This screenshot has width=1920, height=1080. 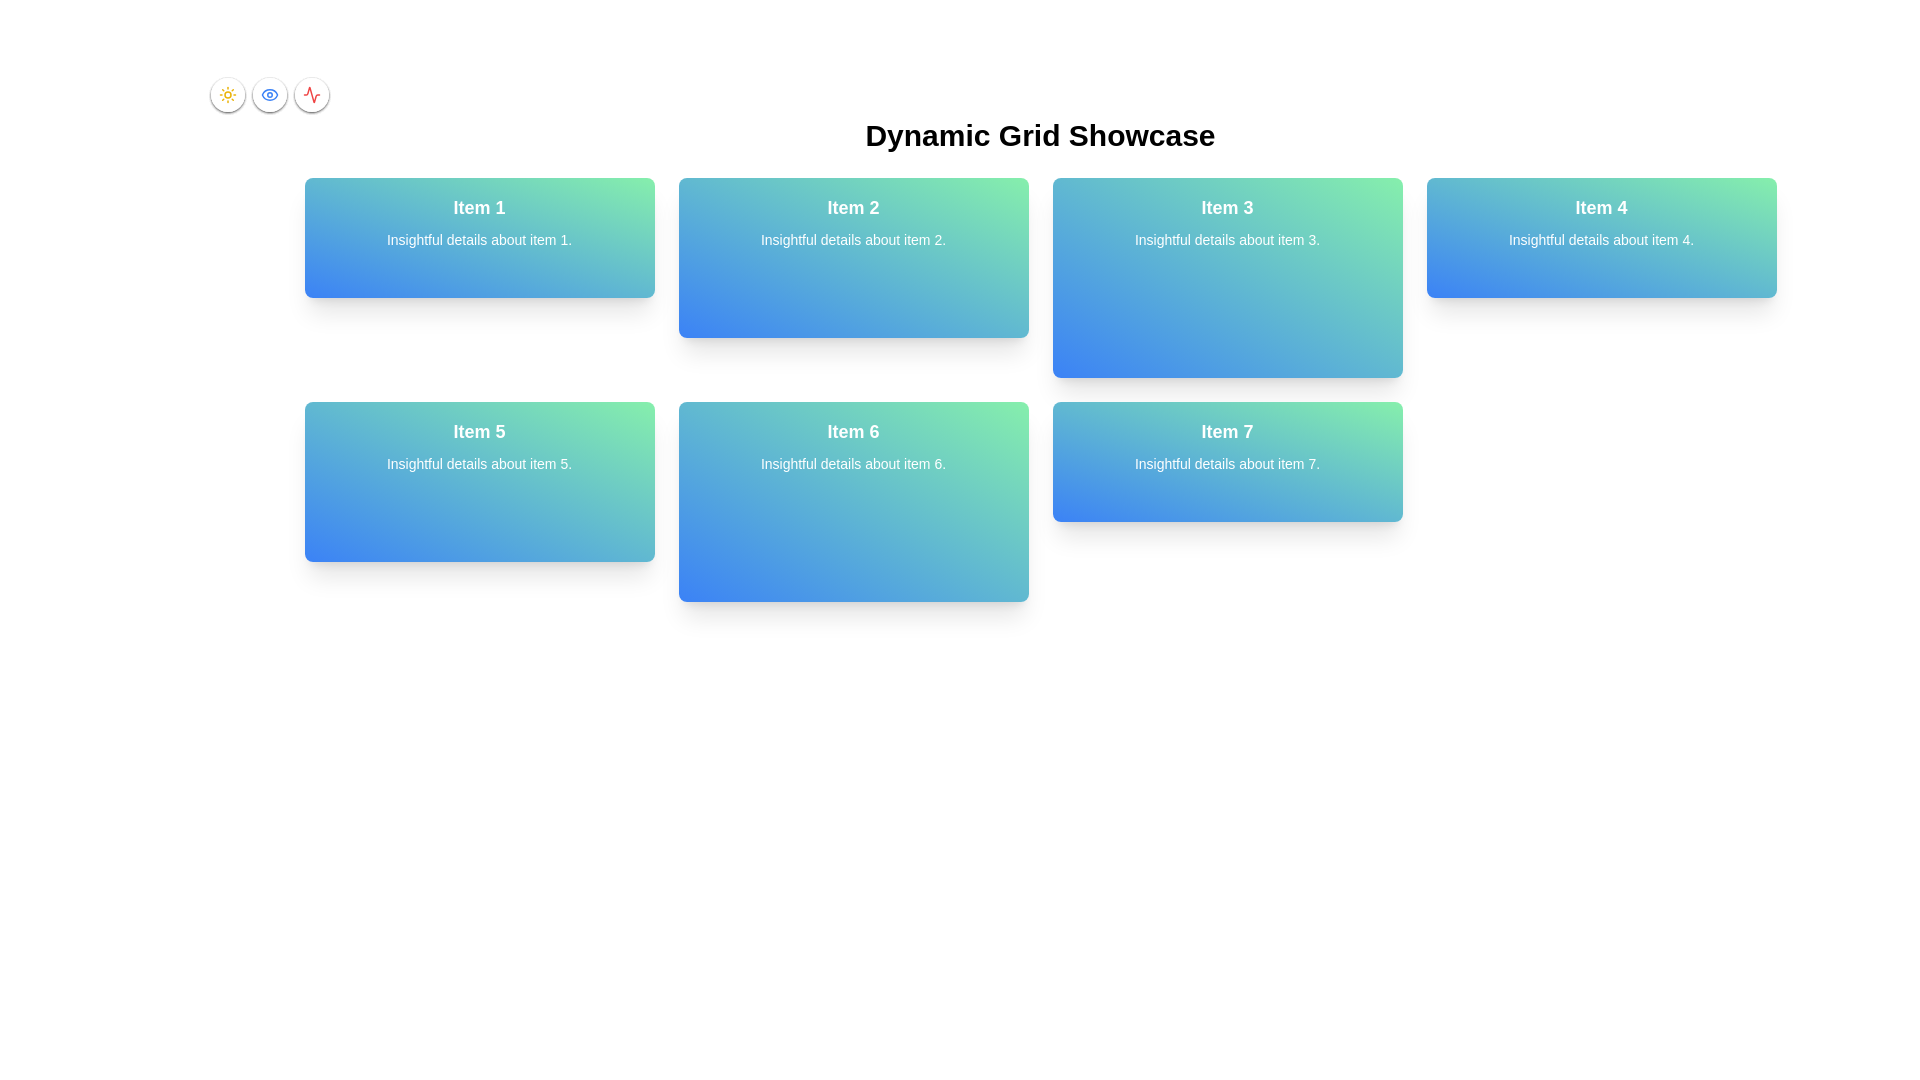 I want to click on text label displaying 'Item 7', which is styled with a bold font and white color on a gradient background, located in the bottom right card of the dynamic grid layout, so click(x=1226, y=431).